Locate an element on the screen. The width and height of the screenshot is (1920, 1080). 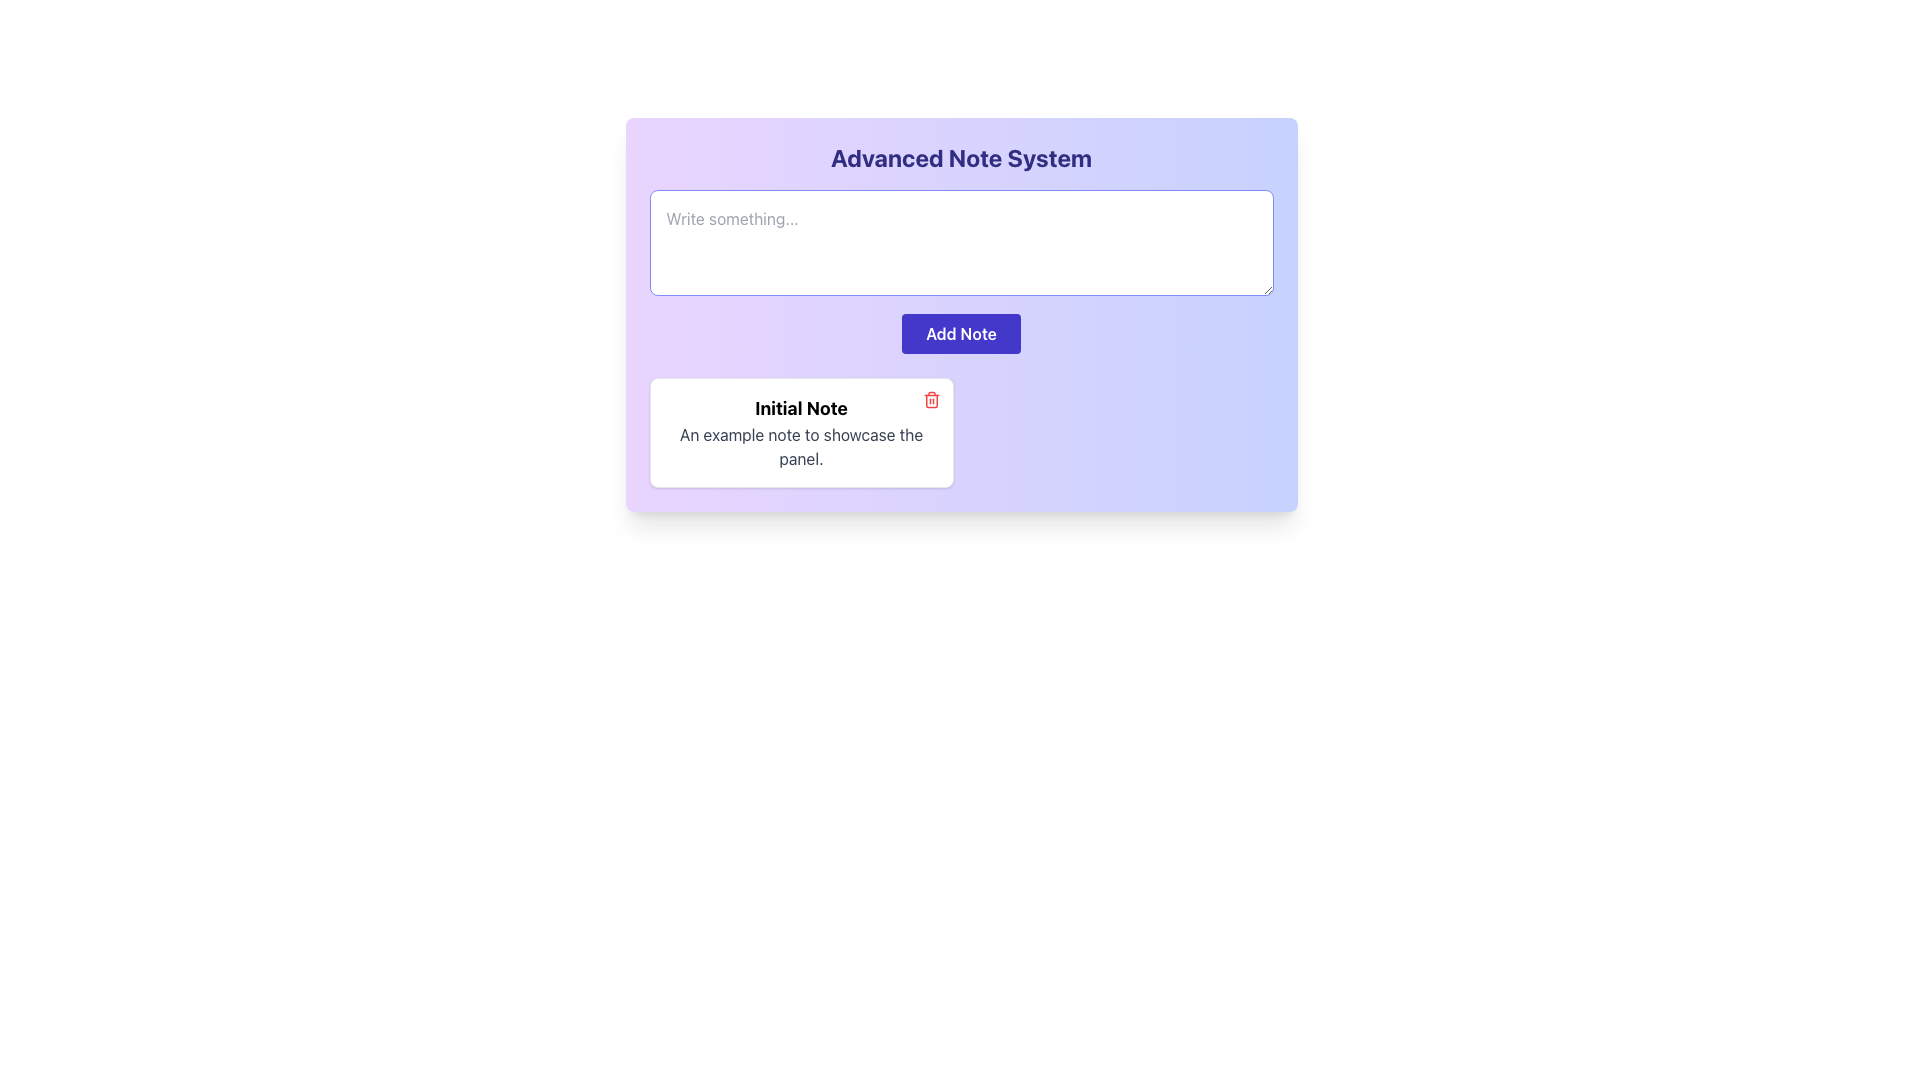
the delete icon button located at the top-right corner of the 'Initial Note' panel to observe the color change effect is located at coordinates (930, 400).